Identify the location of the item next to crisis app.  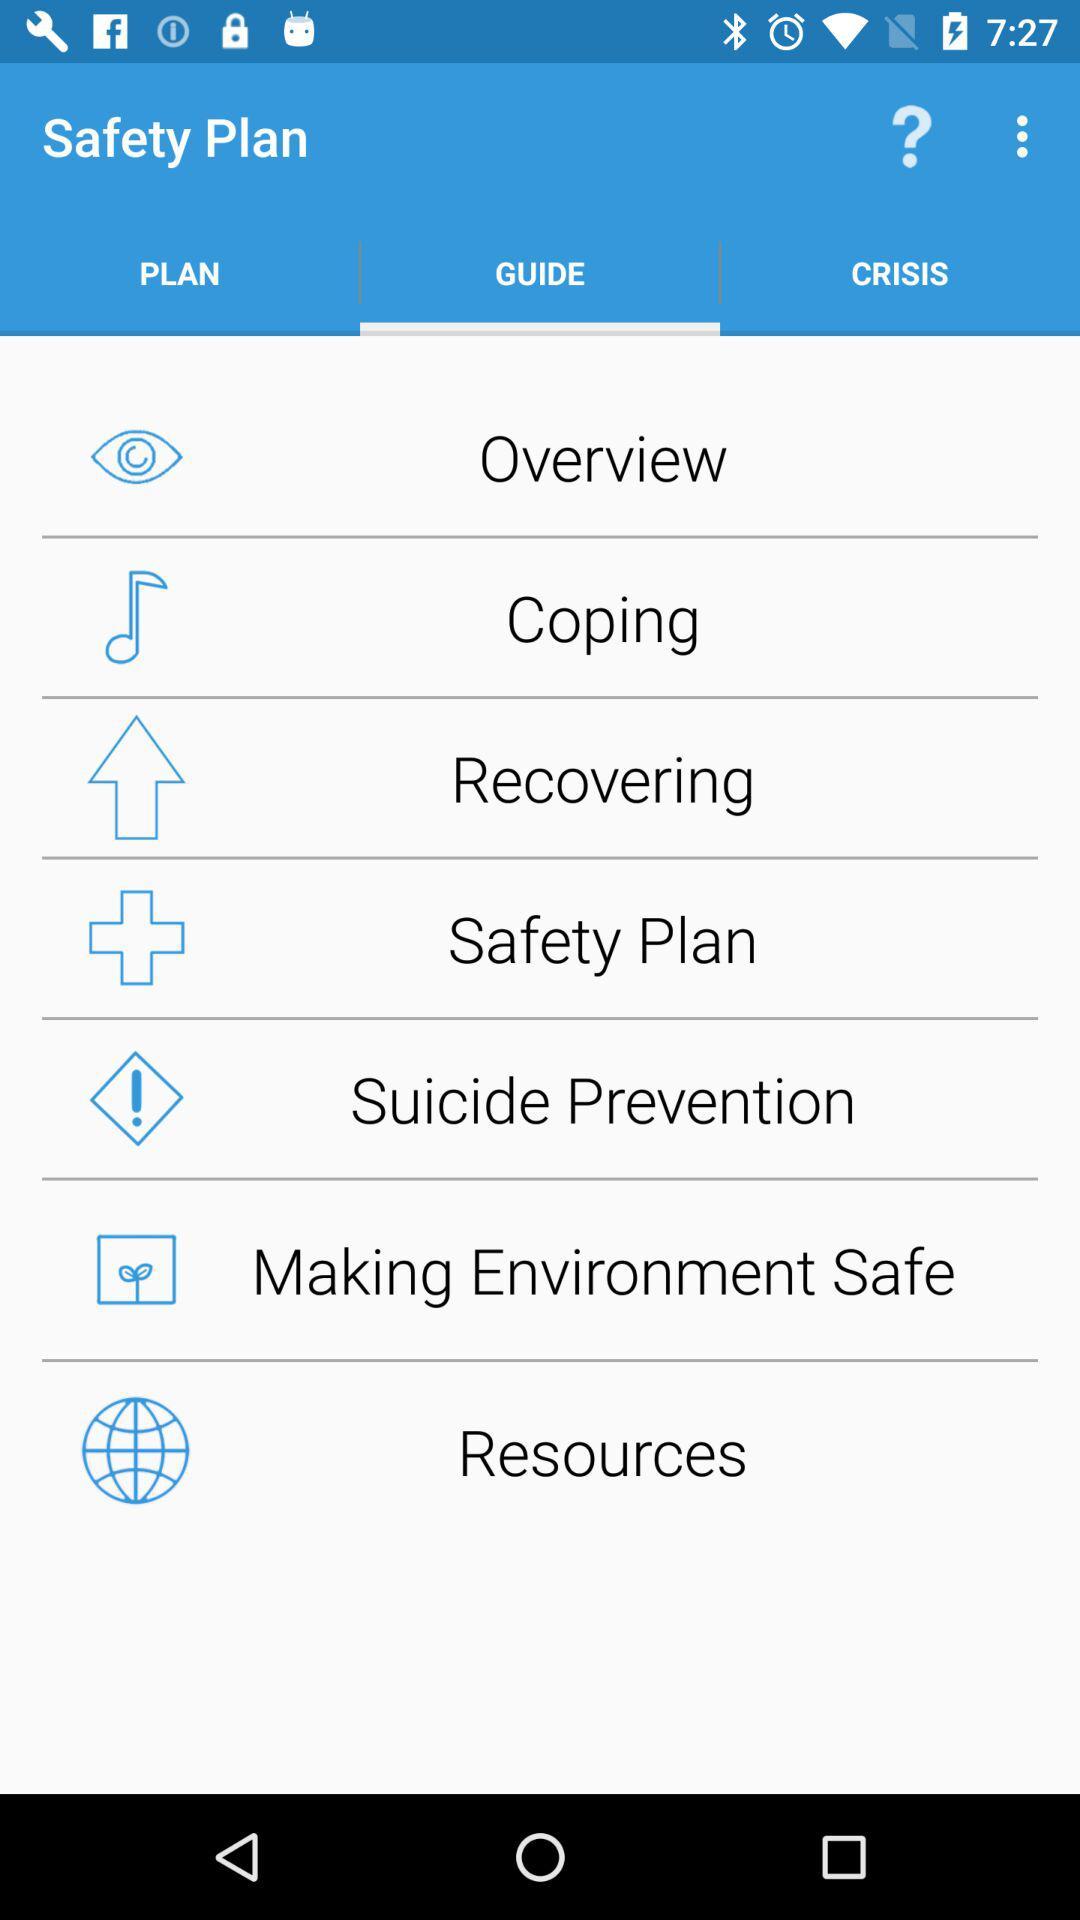
(540, 272).